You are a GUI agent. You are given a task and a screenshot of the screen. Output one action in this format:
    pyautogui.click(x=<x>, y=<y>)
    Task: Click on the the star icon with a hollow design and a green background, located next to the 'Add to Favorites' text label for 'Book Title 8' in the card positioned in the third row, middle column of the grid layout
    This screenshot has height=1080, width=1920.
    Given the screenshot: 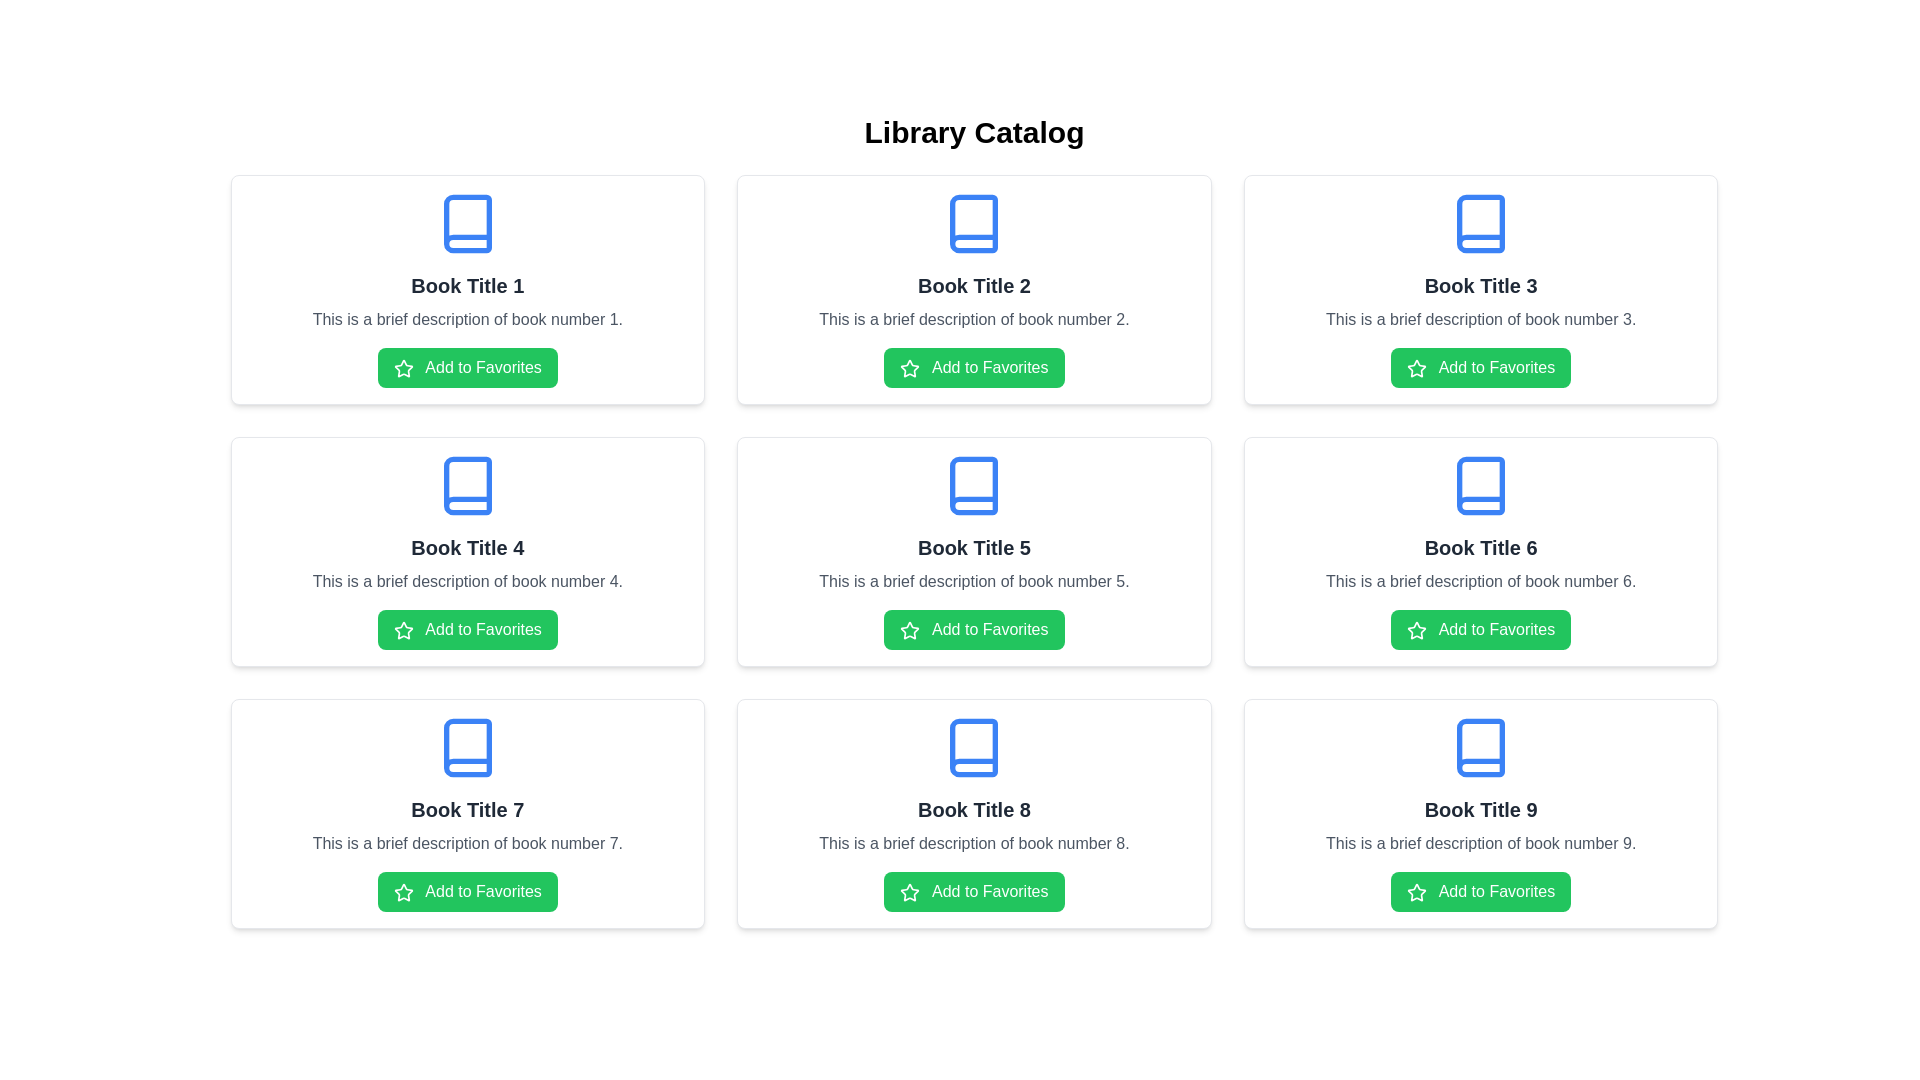 What is the action you would take?
    pyautogui.click(x=909, y=891)
    